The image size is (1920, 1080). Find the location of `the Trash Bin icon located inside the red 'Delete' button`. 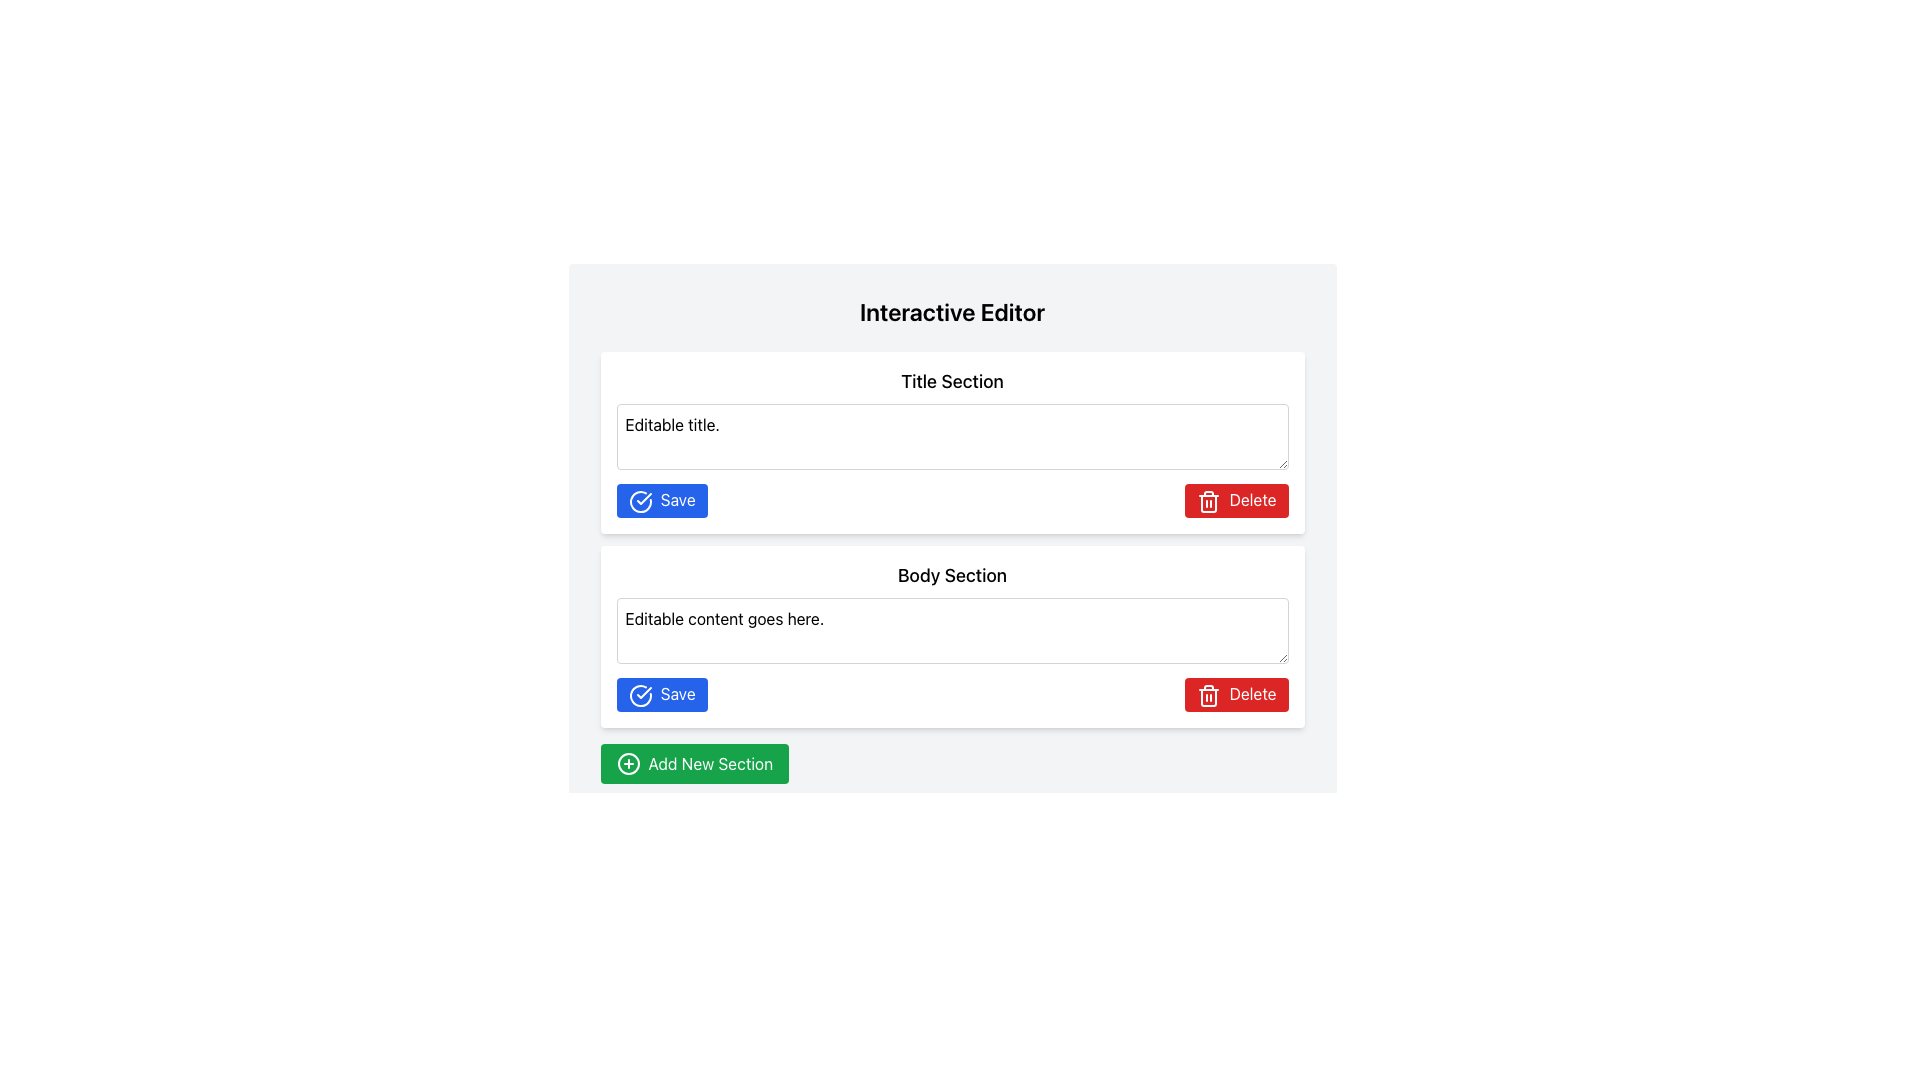

the Trash Bin icon located inside the red 'Delete' button is located at coordinates (1208, 500).